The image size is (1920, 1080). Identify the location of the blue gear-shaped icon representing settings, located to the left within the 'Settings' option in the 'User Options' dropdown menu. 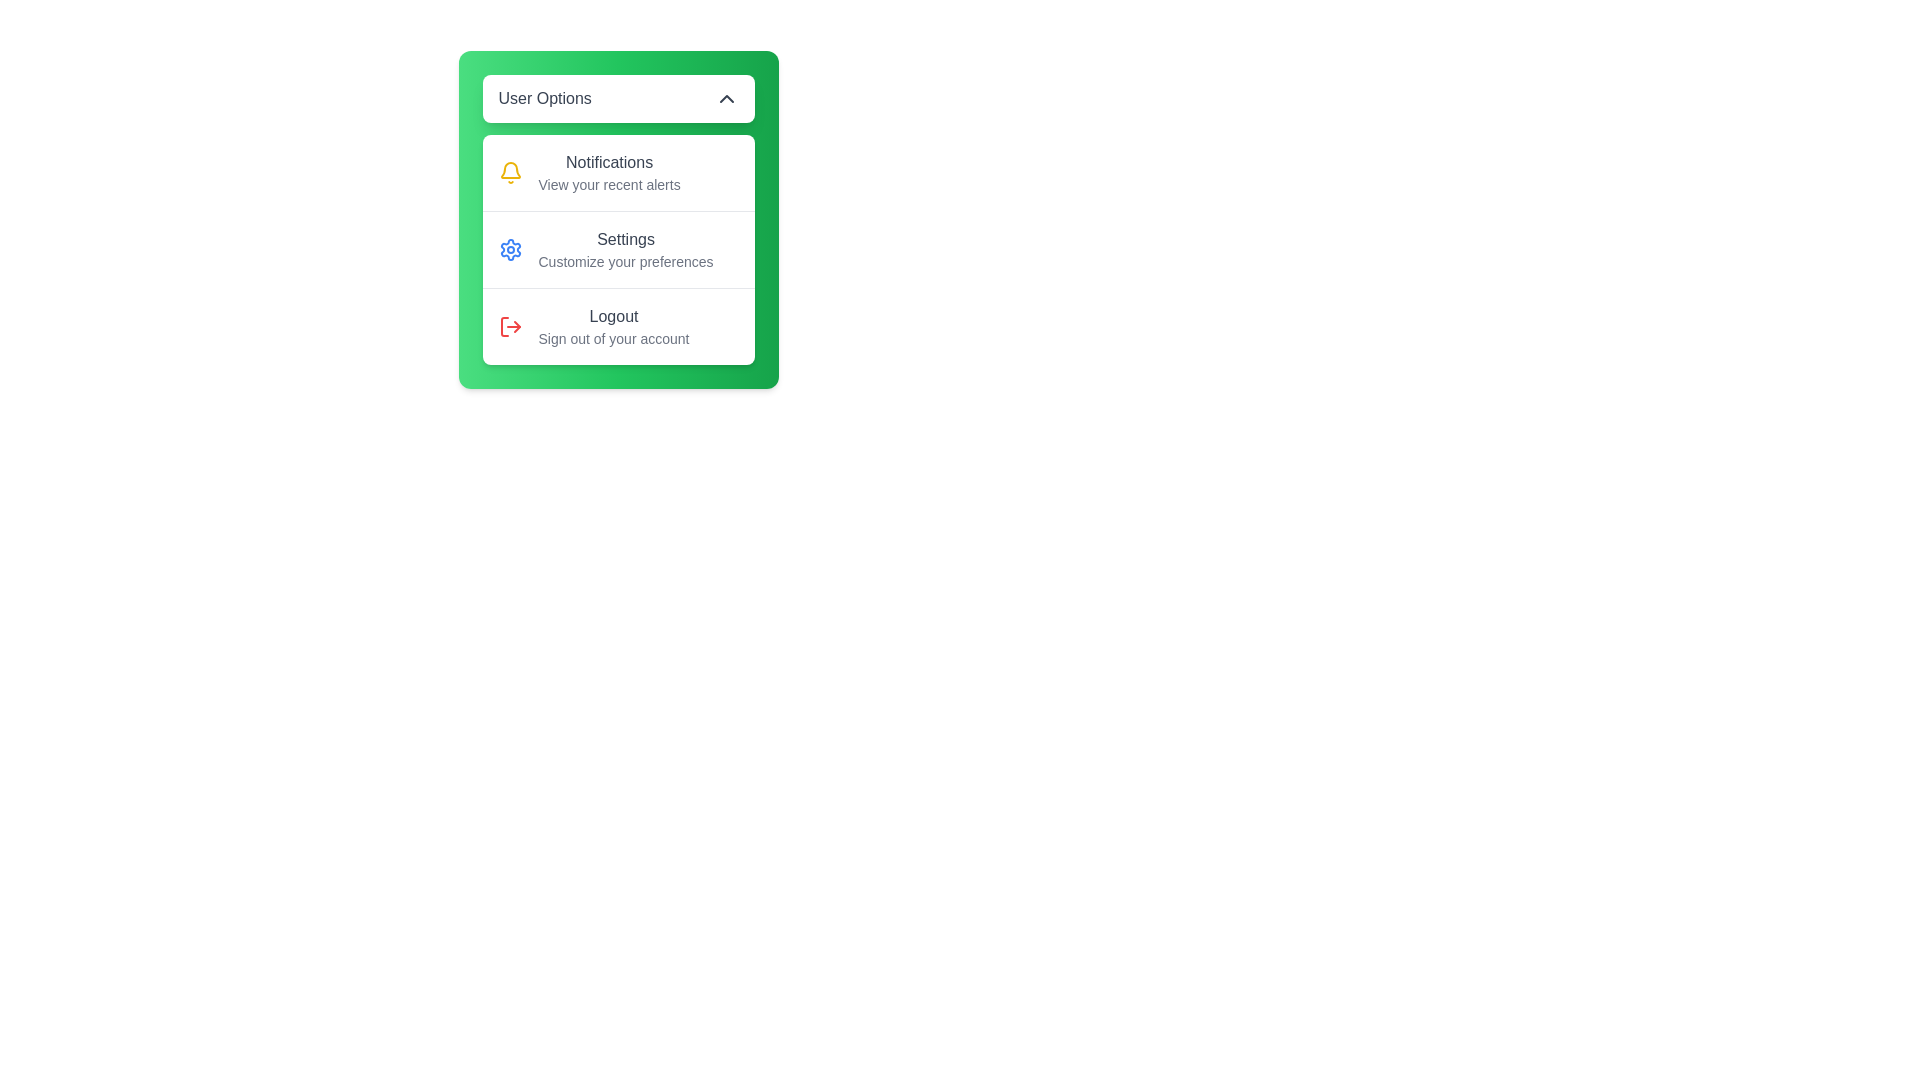
(510, 249).